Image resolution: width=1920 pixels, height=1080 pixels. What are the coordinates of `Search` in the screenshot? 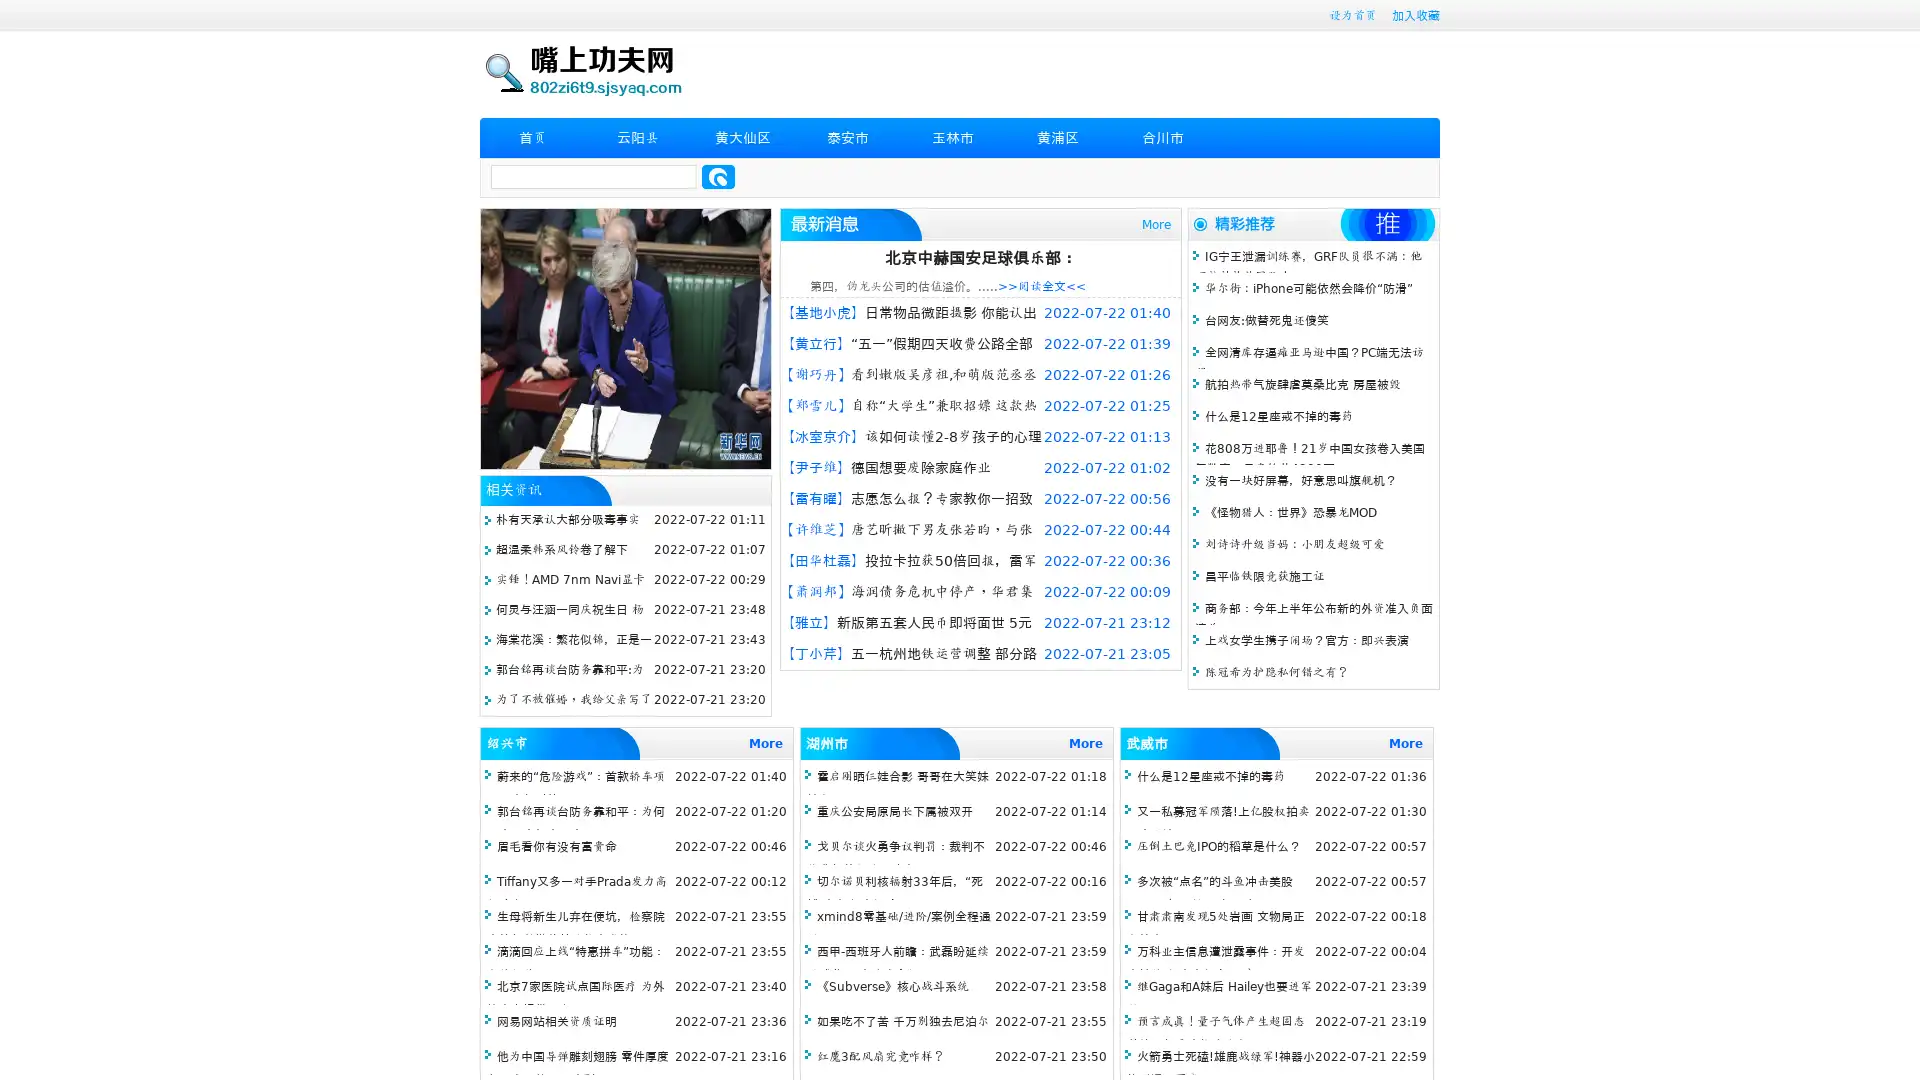 It's located at (718, 176).